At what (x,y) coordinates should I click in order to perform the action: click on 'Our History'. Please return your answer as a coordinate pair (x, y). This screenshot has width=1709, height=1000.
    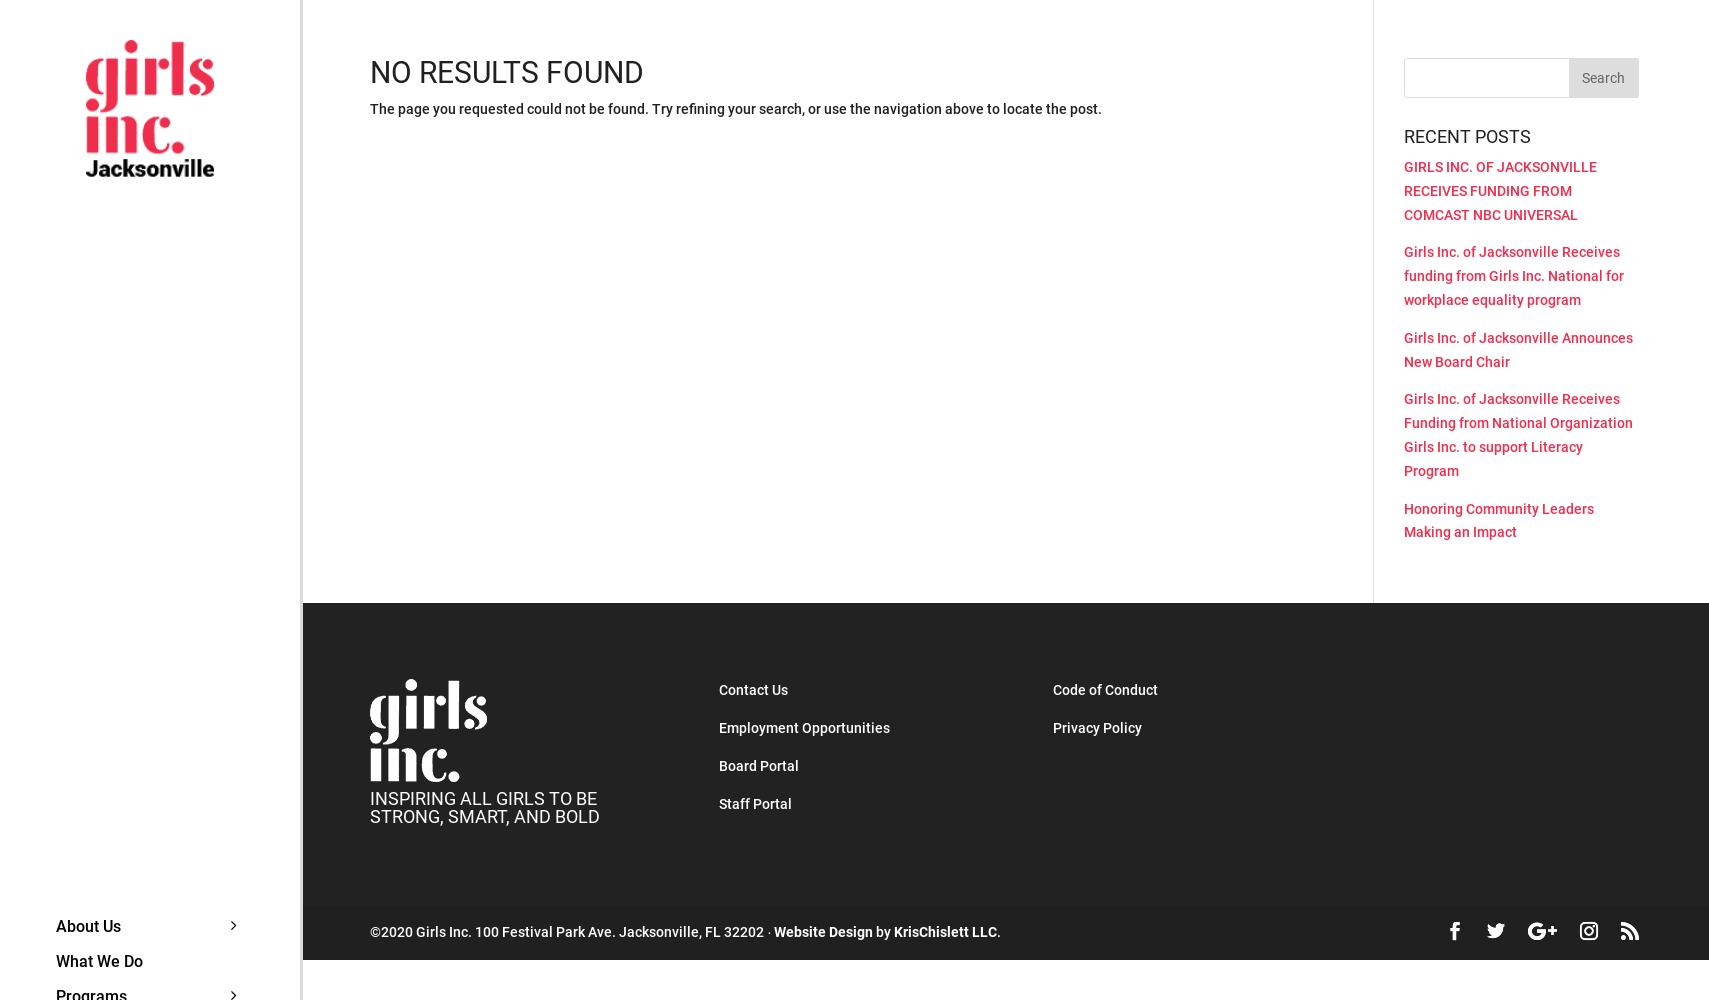
    Looking at the image, I should click on (371, 906).